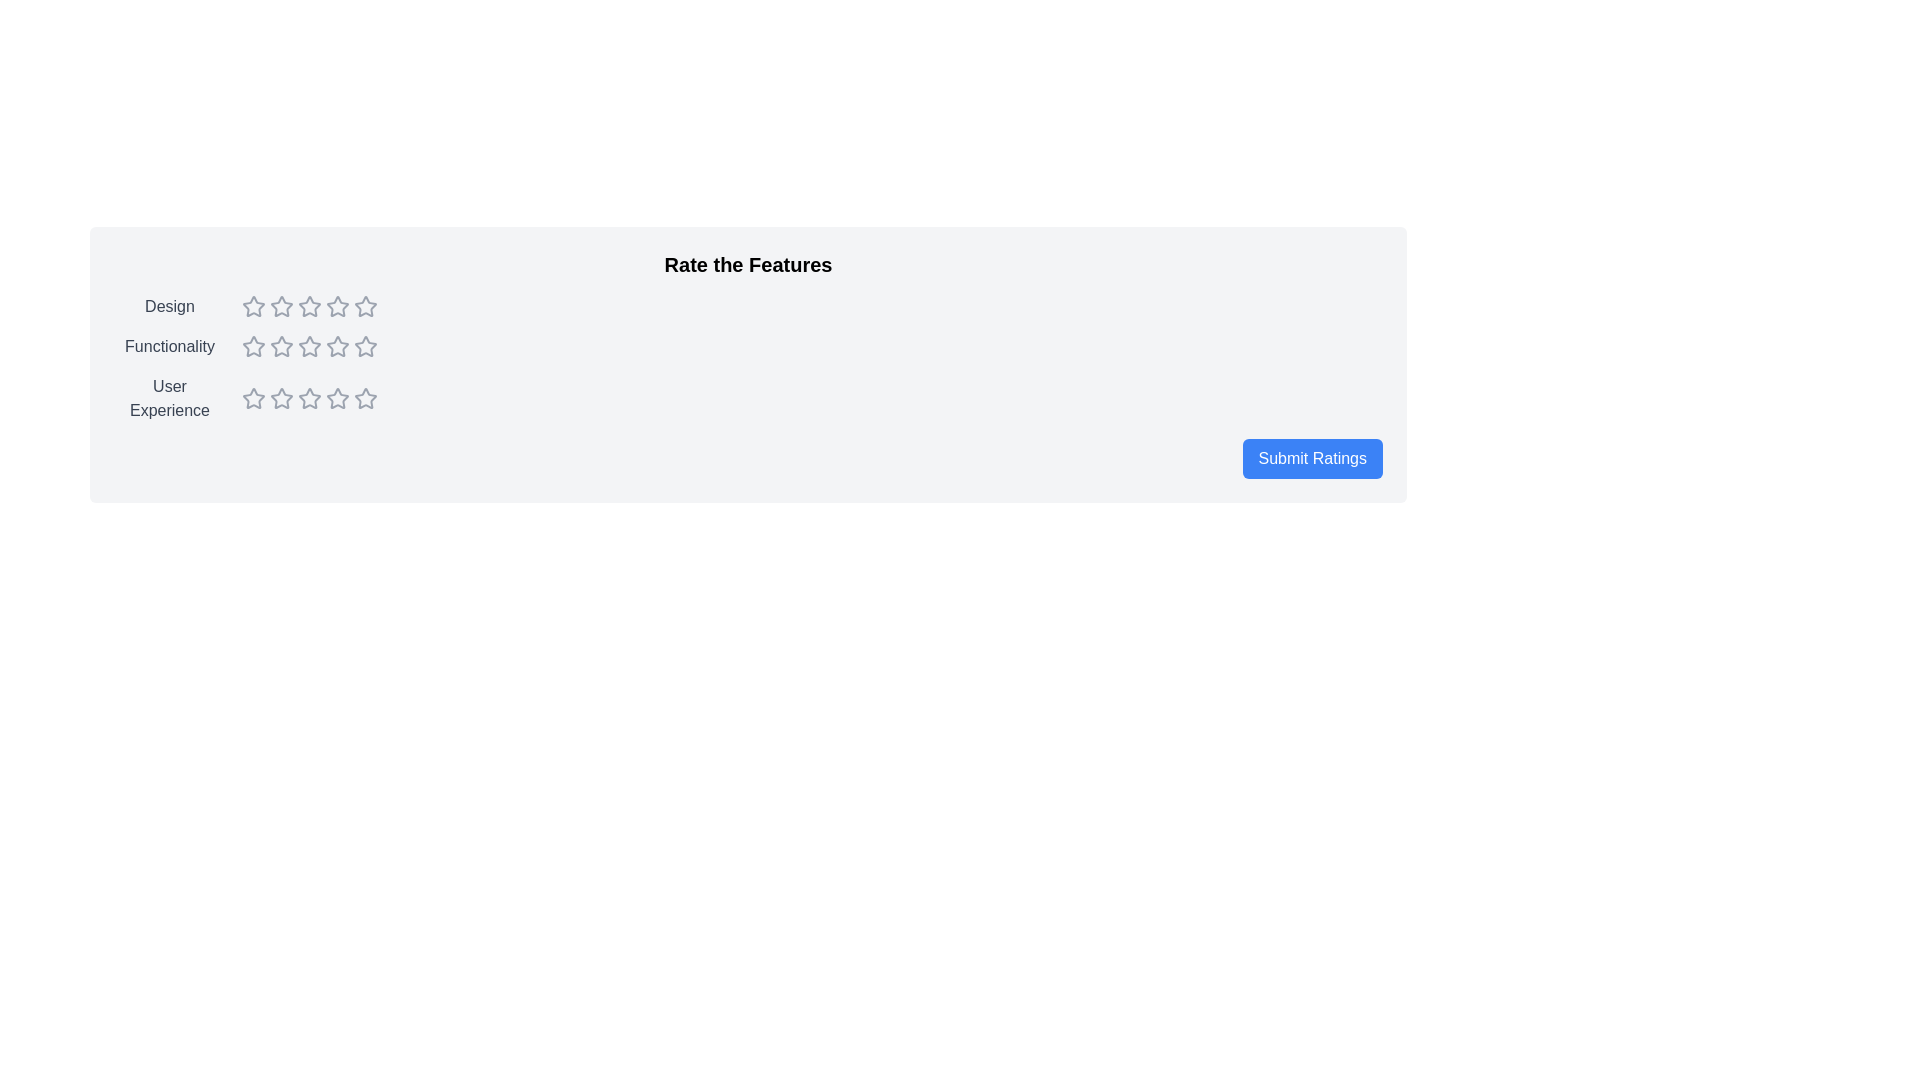  I want to click on the first star in the rating stars row, so click(309, 307).